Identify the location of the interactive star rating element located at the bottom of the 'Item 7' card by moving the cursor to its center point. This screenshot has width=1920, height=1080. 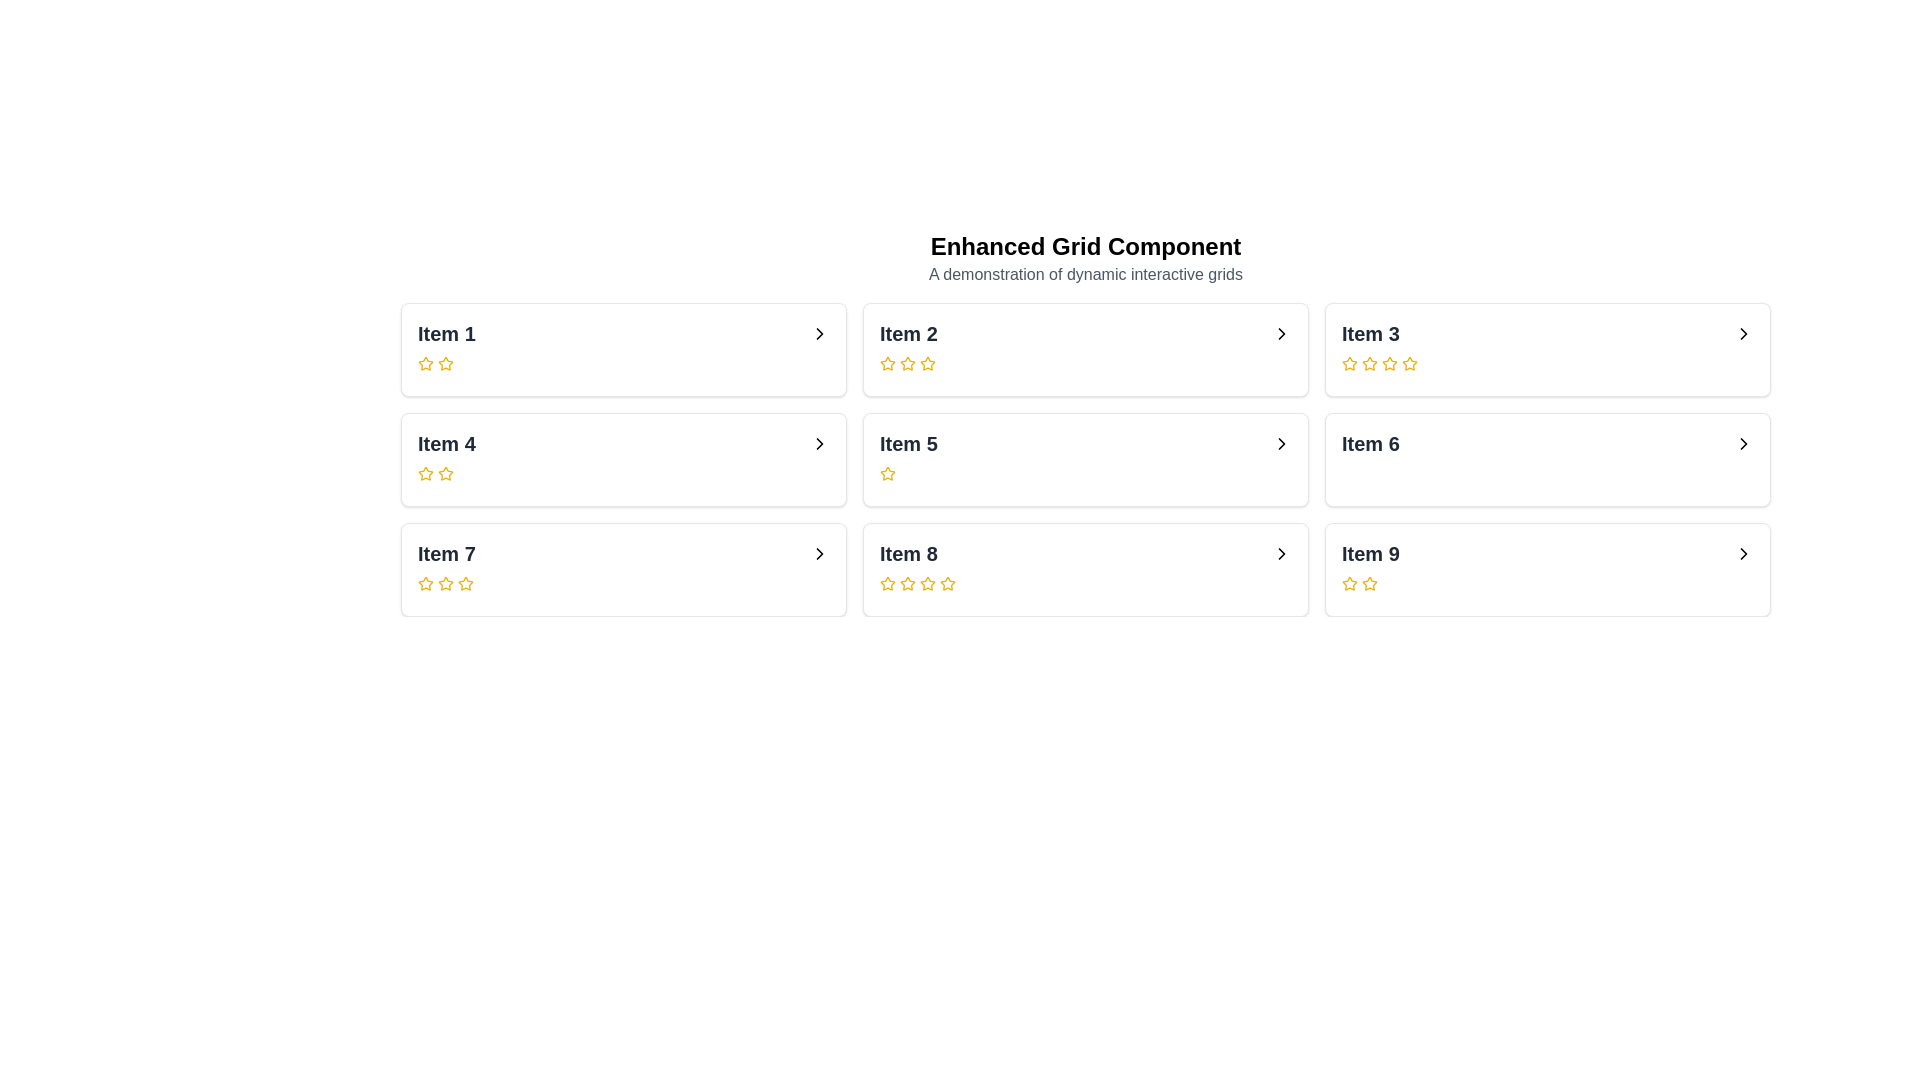
(623, 583).